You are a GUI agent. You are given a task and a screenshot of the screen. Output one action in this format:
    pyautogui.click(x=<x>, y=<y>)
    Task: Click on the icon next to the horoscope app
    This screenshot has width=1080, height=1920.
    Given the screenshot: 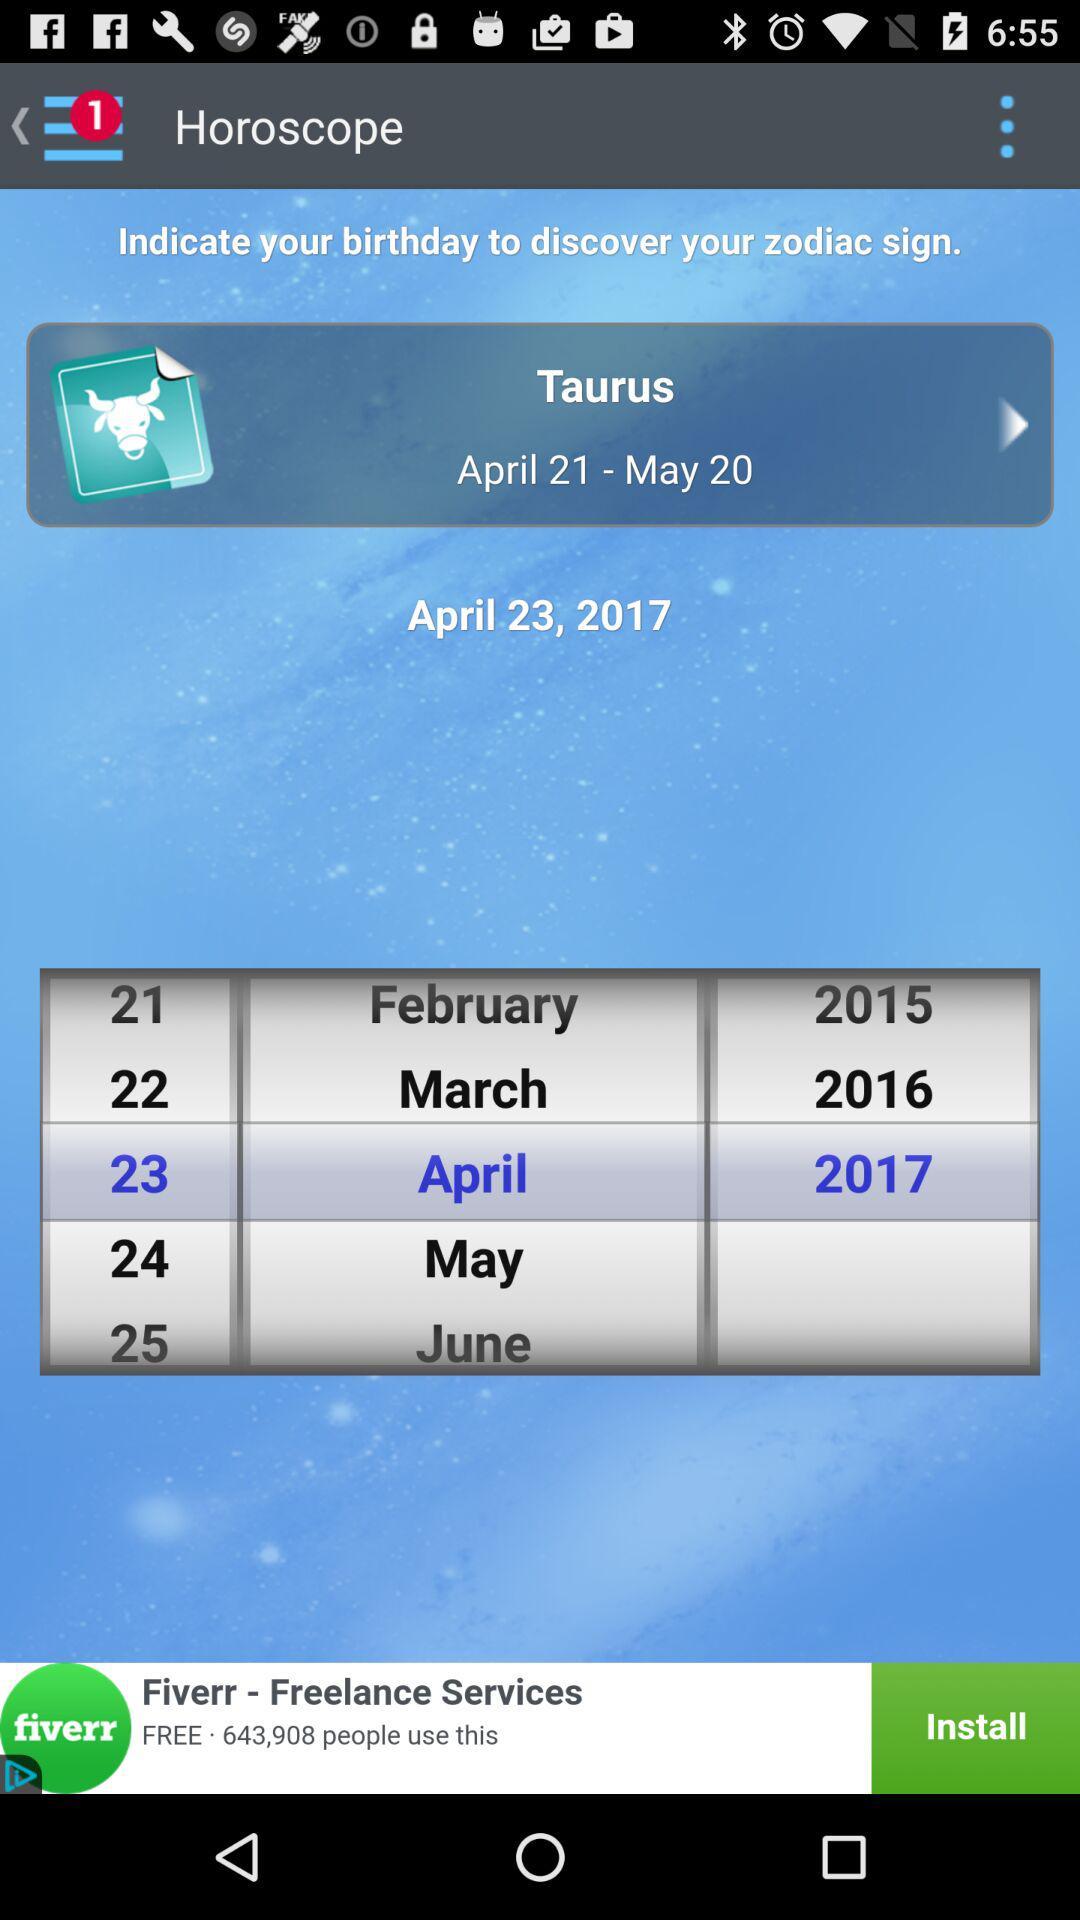 What is the action you would take?
    pyautogui.click(x=1006, y=124)
    